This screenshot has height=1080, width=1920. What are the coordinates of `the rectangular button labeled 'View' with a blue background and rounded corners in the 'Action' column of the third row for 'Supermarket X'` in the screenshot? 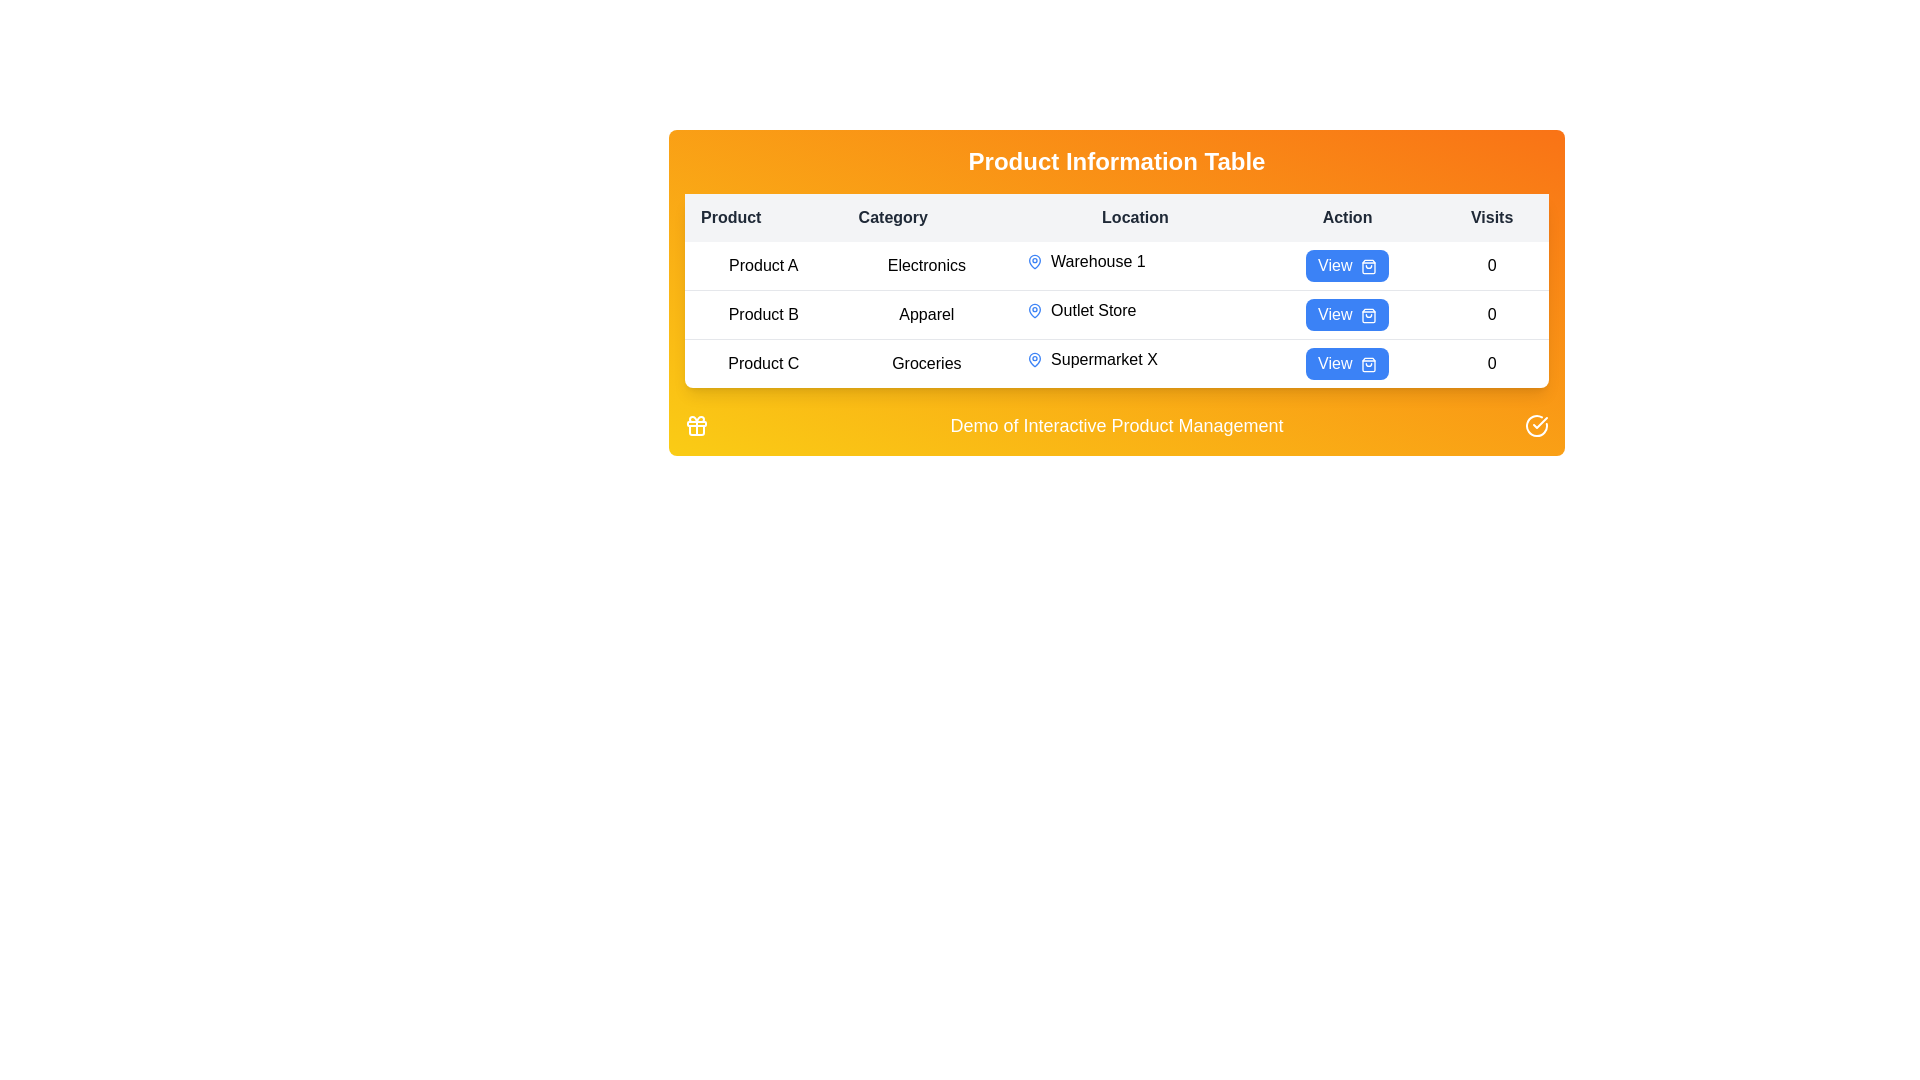 It's located at (1347, 363).